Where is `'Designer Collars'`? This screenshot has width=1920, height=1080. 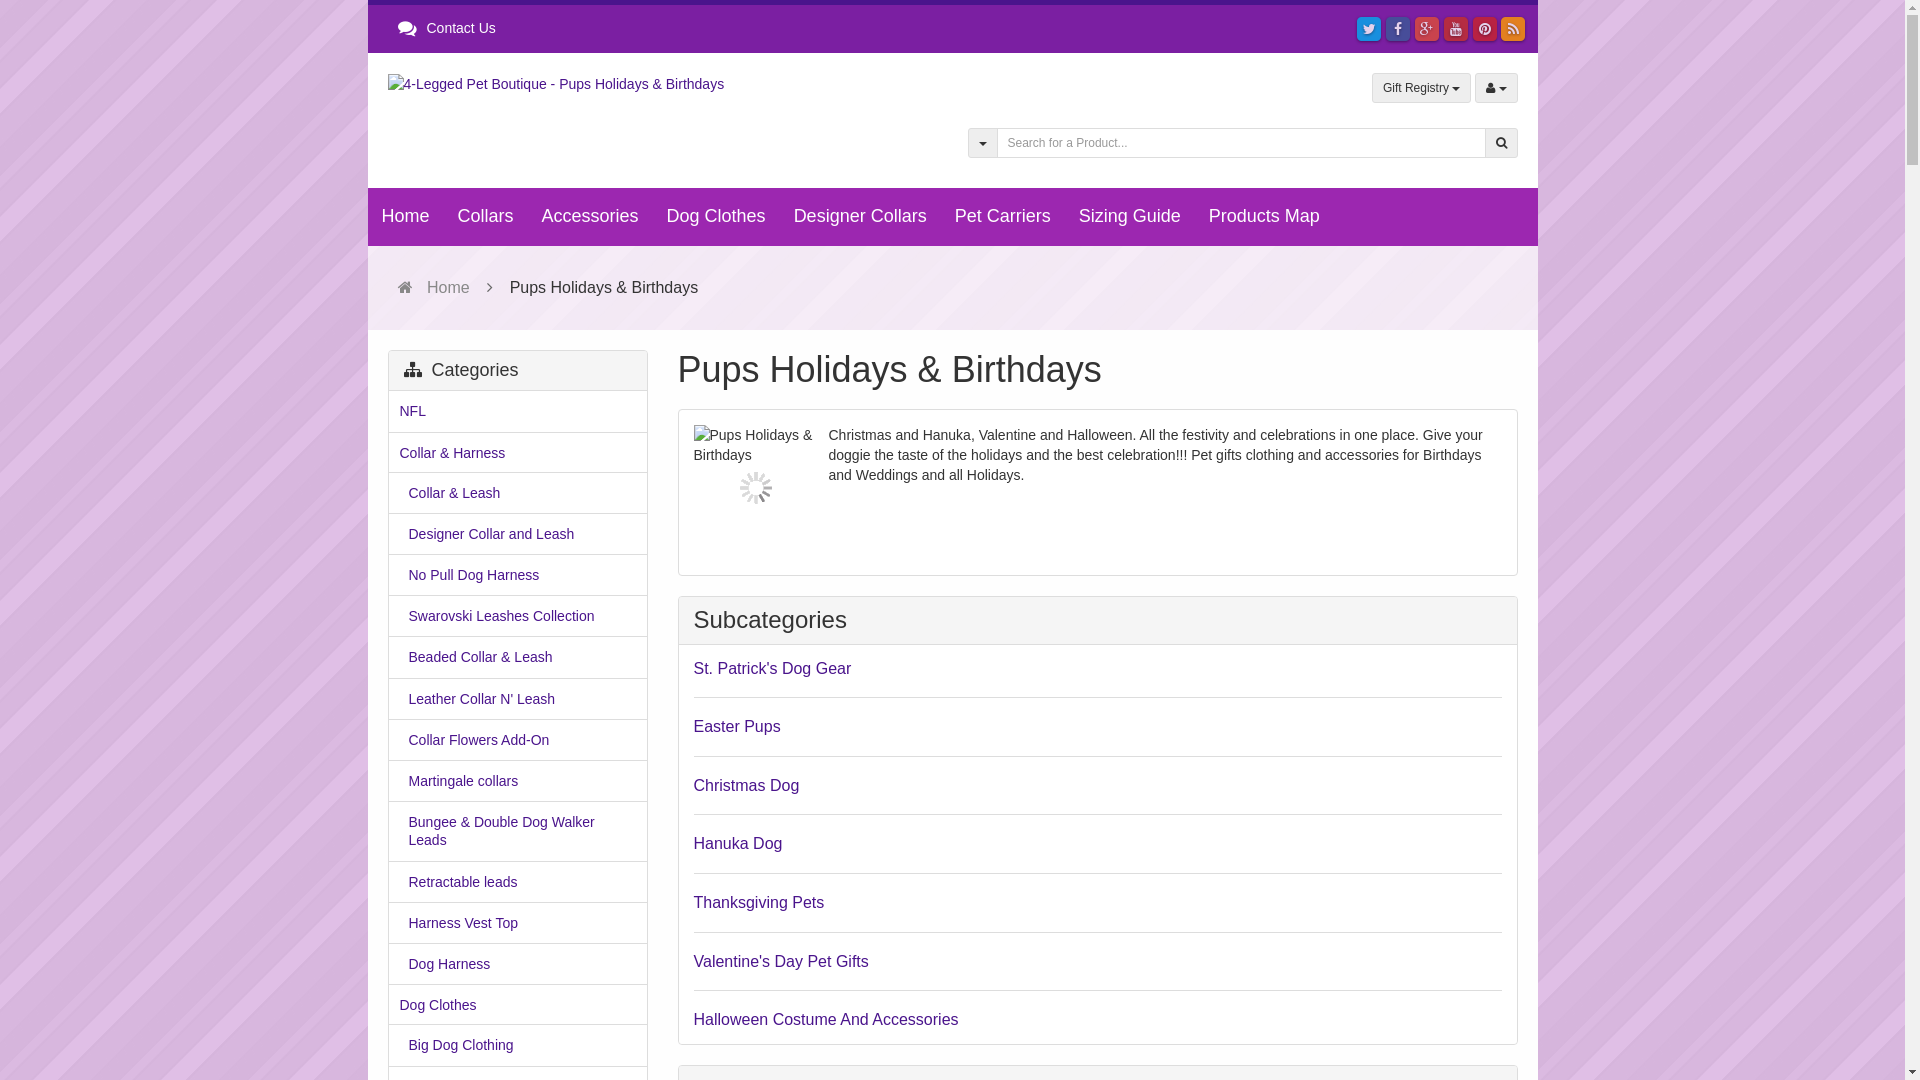
'Designer Collars' is located at coordinates (860, 216).